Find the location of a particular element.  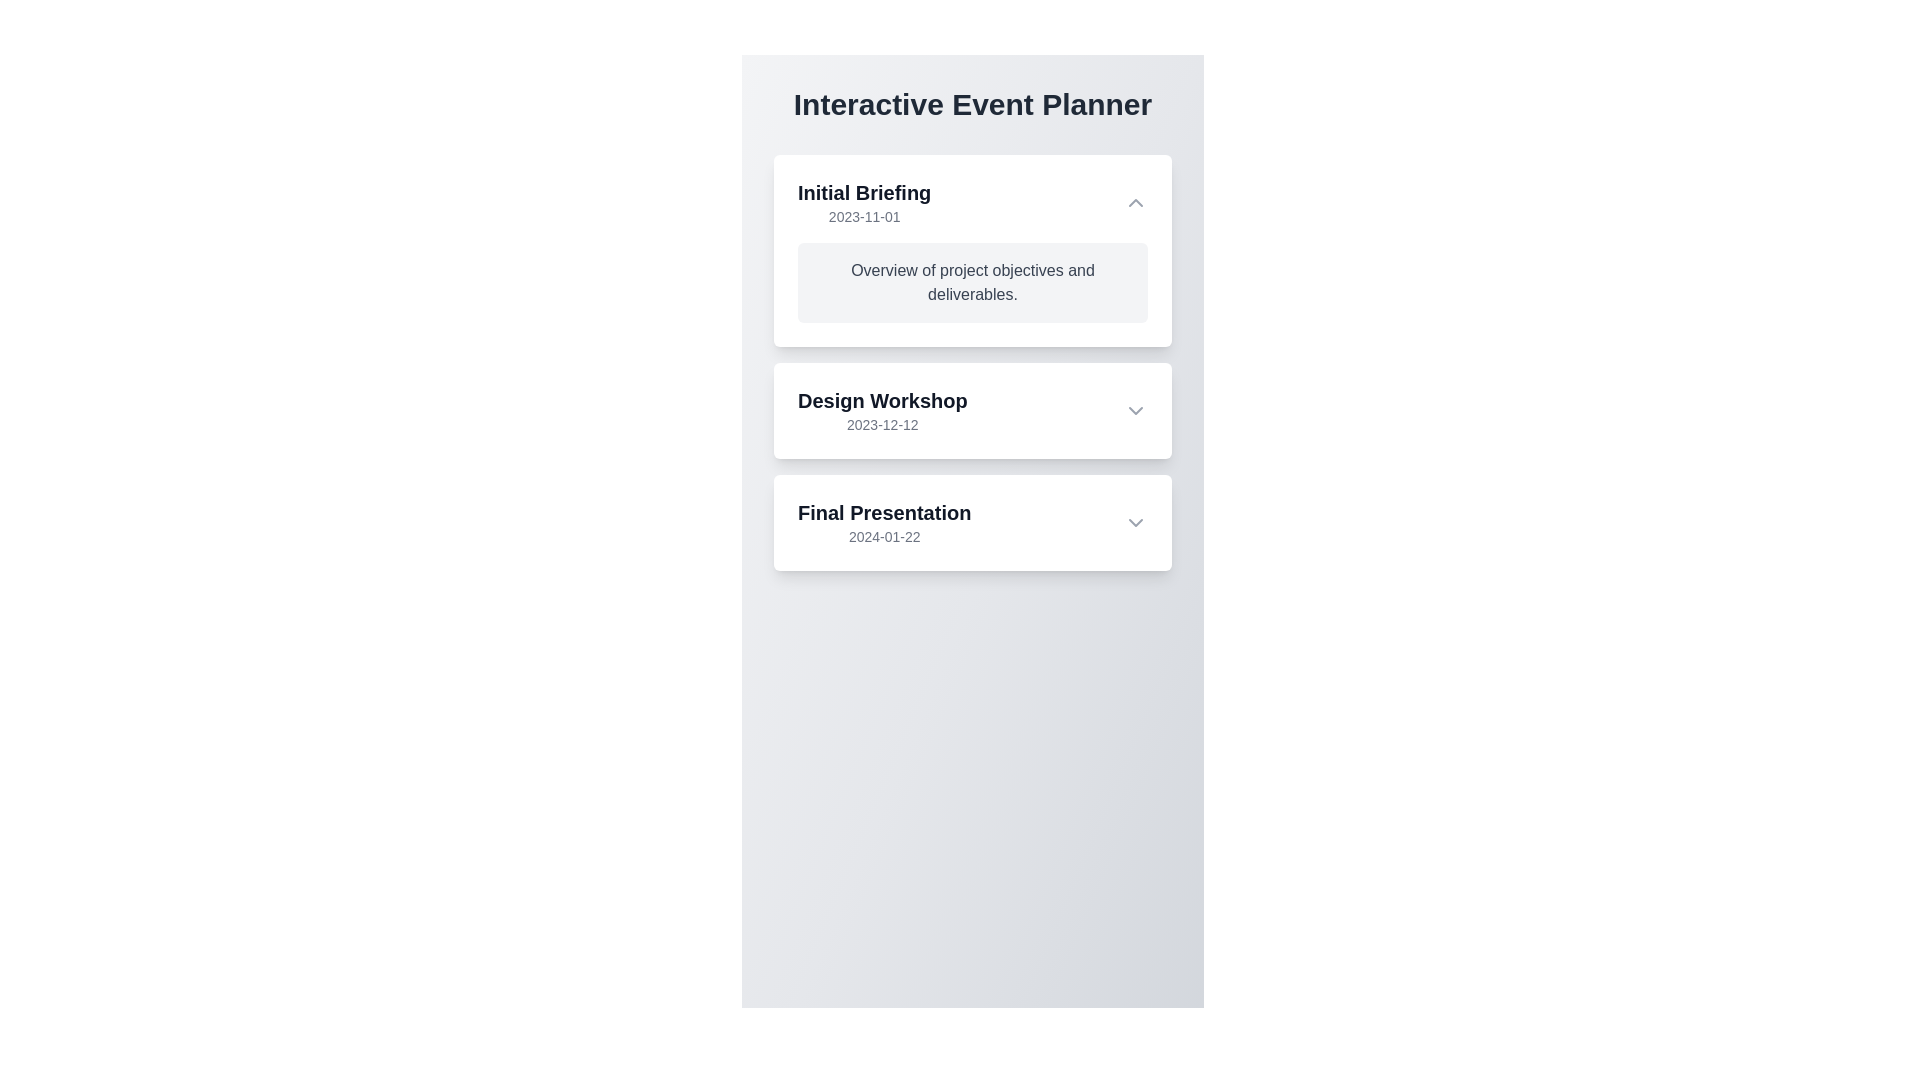

the text label displaying the date '2024-01-22', which is located below the main title 'Final Presentation' in the third section of the vertically stacked list is located at coordinates (883, 535).